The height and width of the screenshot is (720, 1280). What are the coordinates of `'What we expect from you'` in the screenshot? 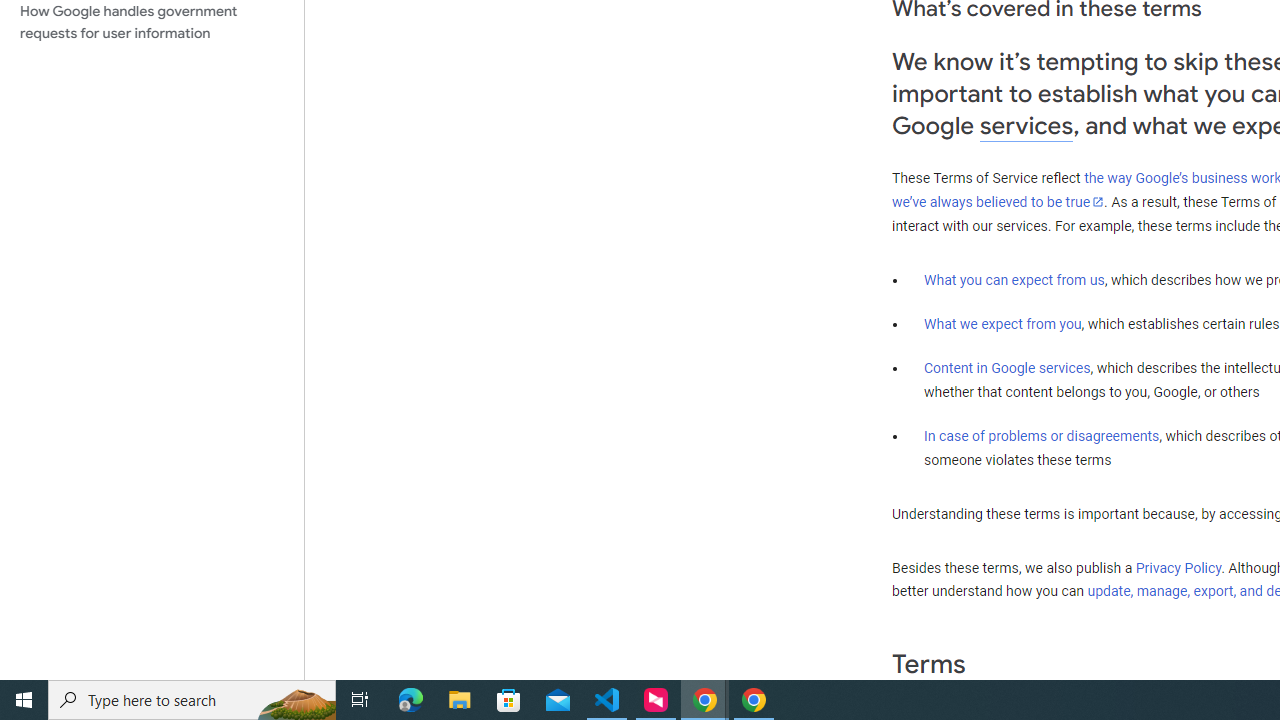 It's located at (1002, 323).